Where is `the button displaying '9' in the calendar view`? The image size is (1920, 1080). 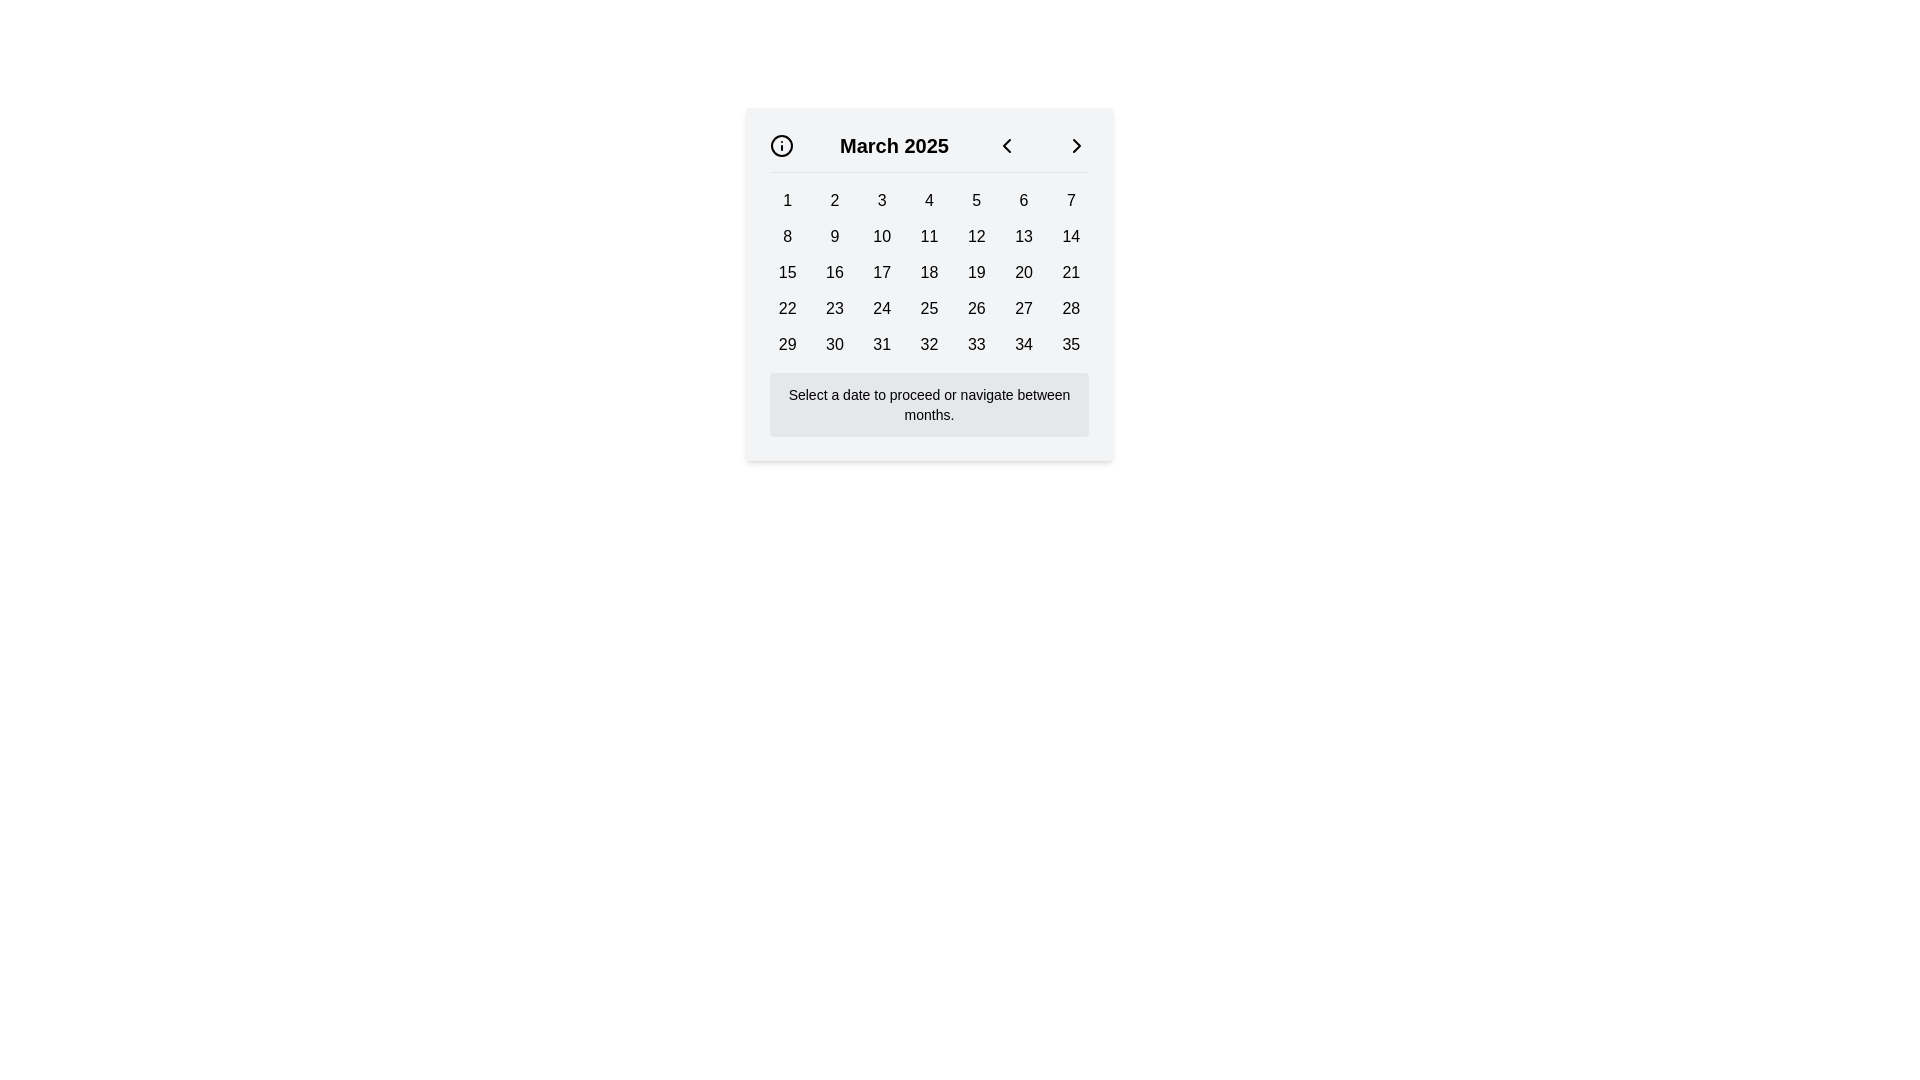 the button displaying '9' in the calendar view is located at coordinates (835, 235).